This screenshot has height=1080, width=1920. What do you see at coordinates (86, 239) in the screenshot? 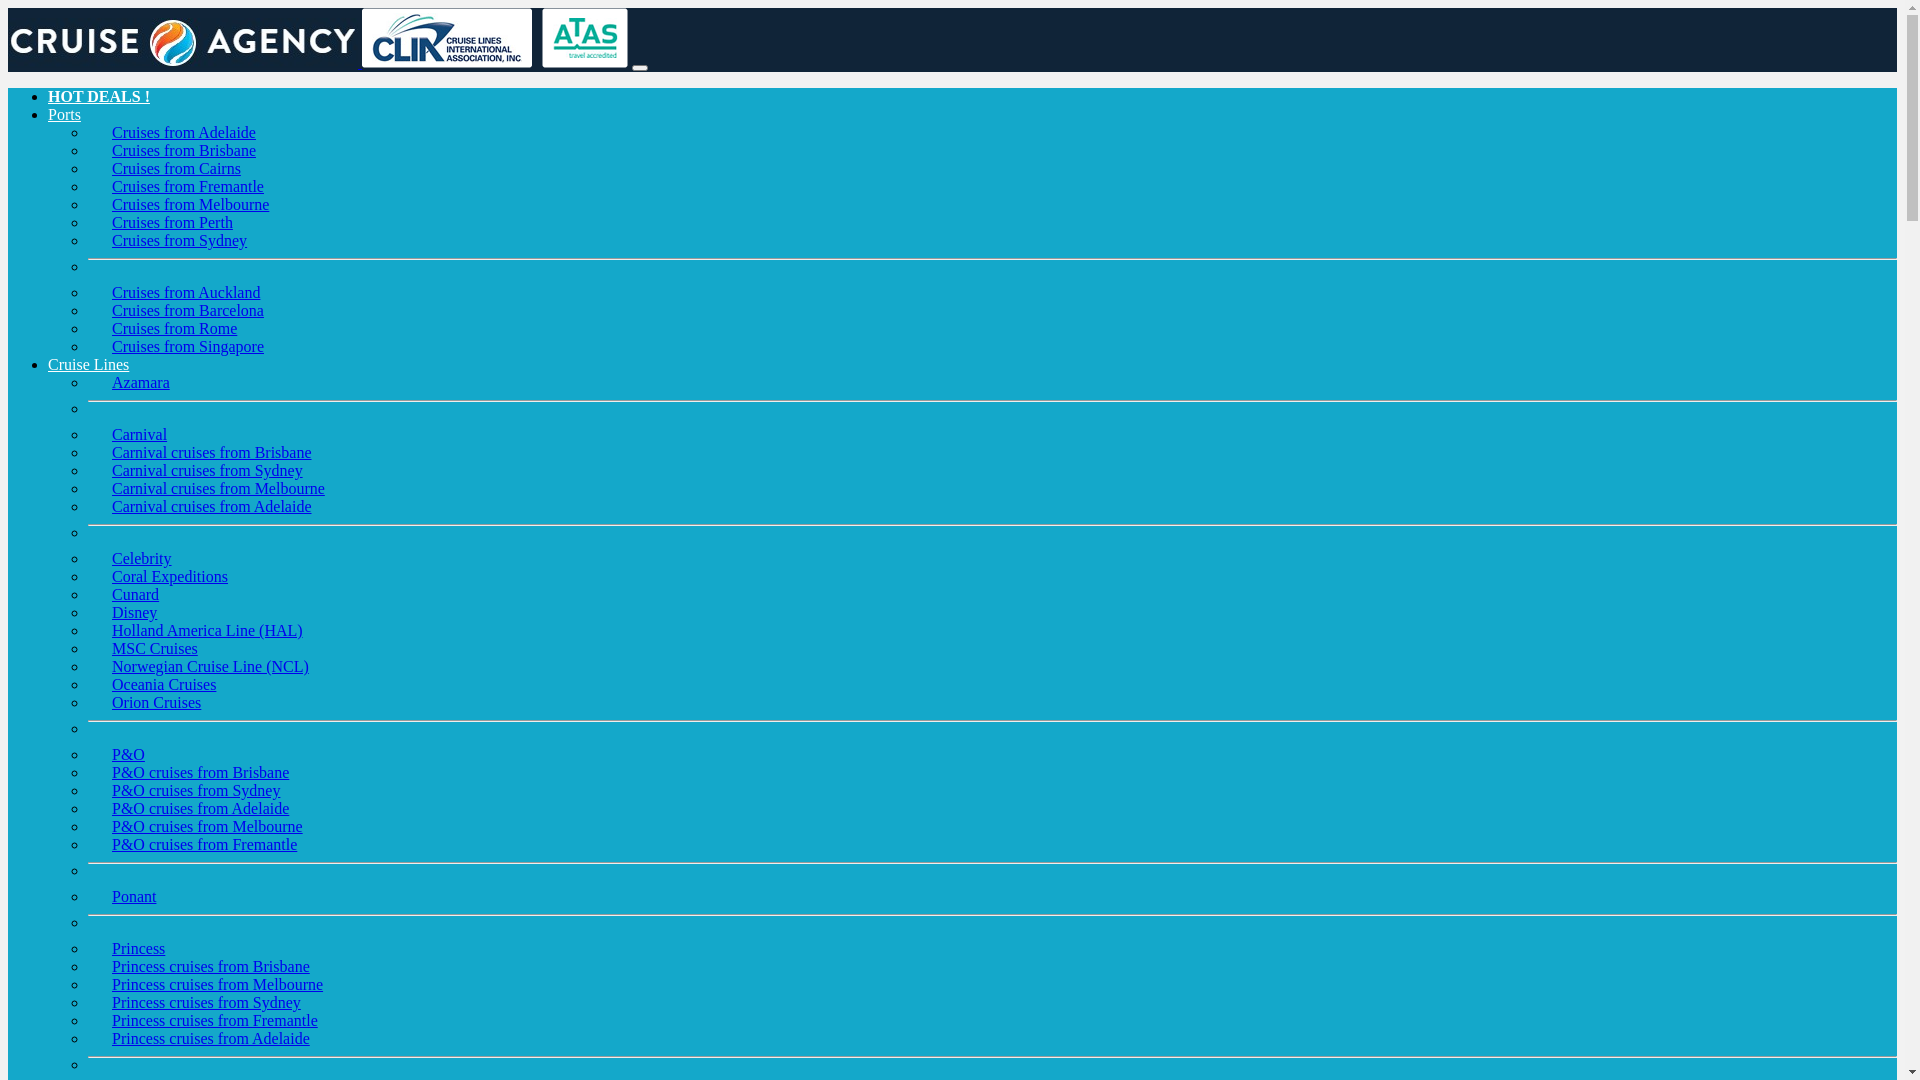
I see `'Cruises from Sydney'` at bounding box center [86, 239].